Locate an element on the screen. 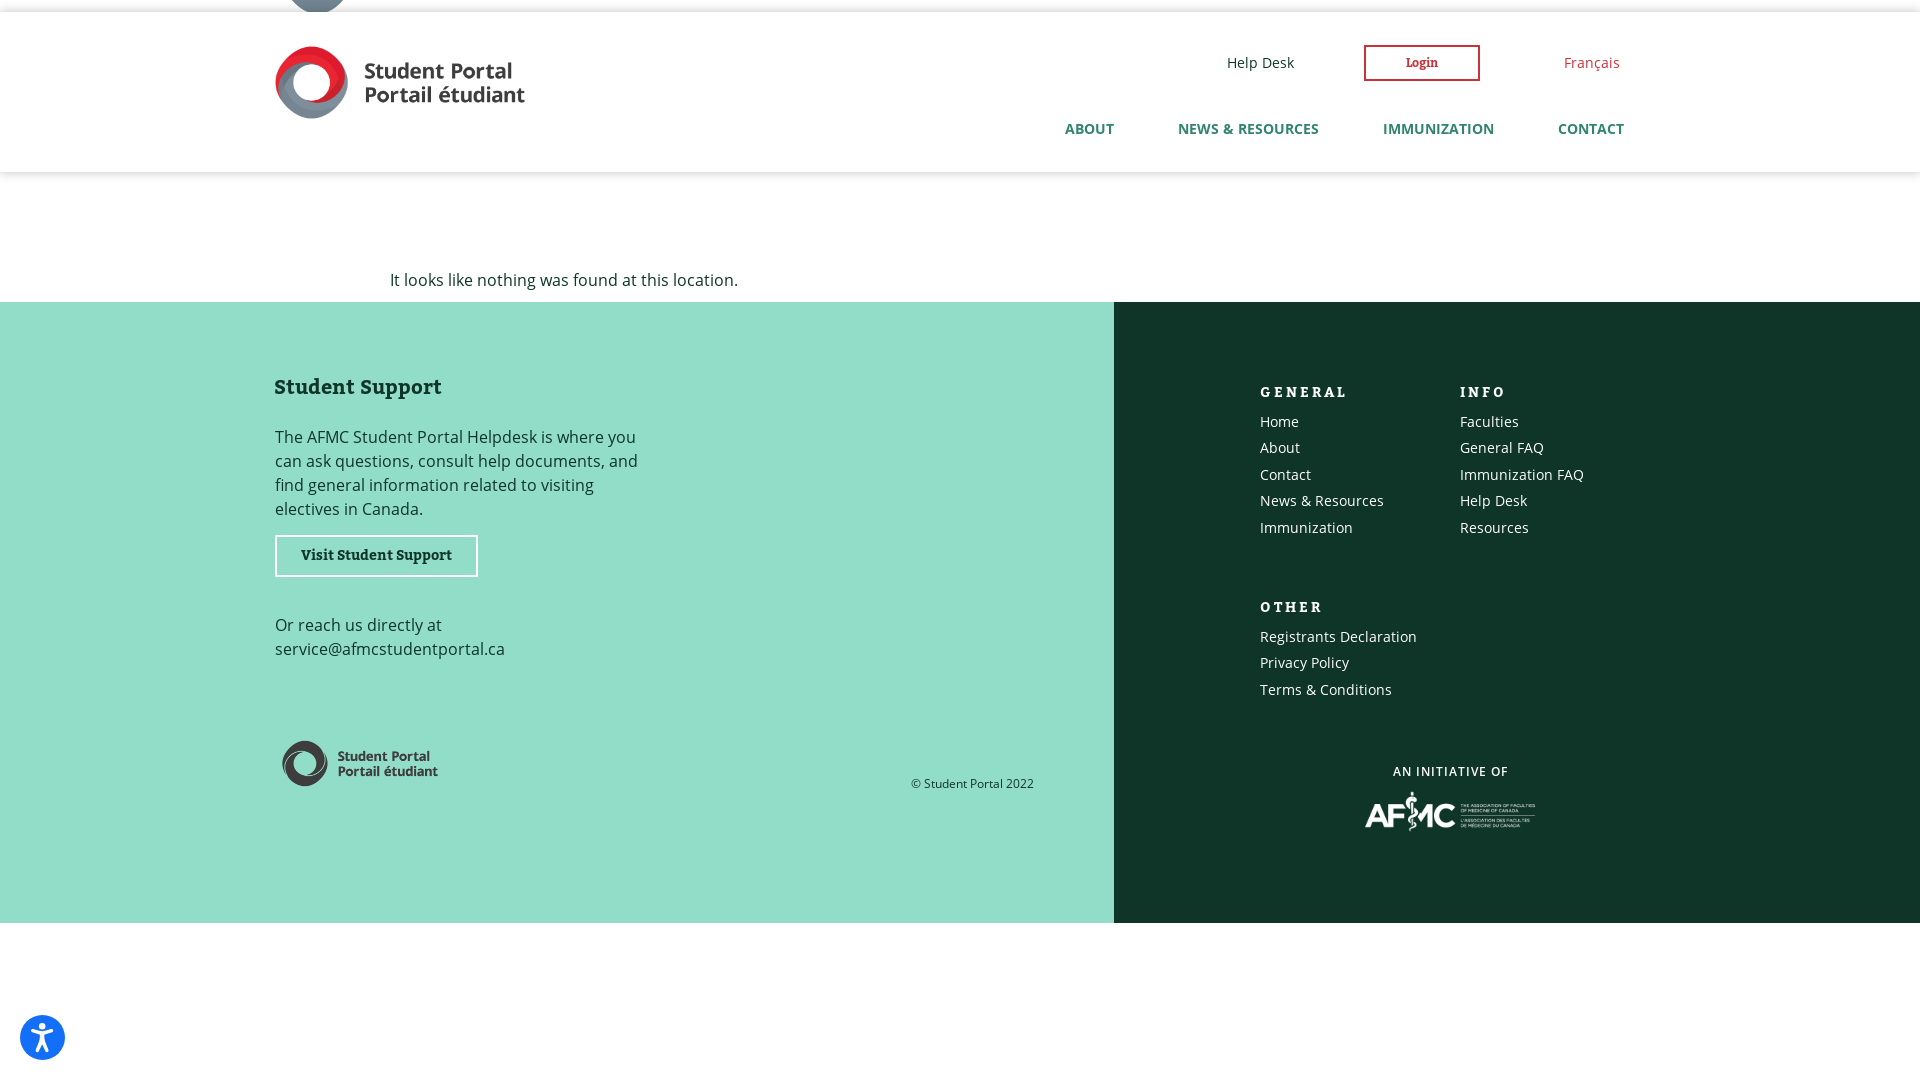  'CONTACT' is located at coordinates (1589, 128).